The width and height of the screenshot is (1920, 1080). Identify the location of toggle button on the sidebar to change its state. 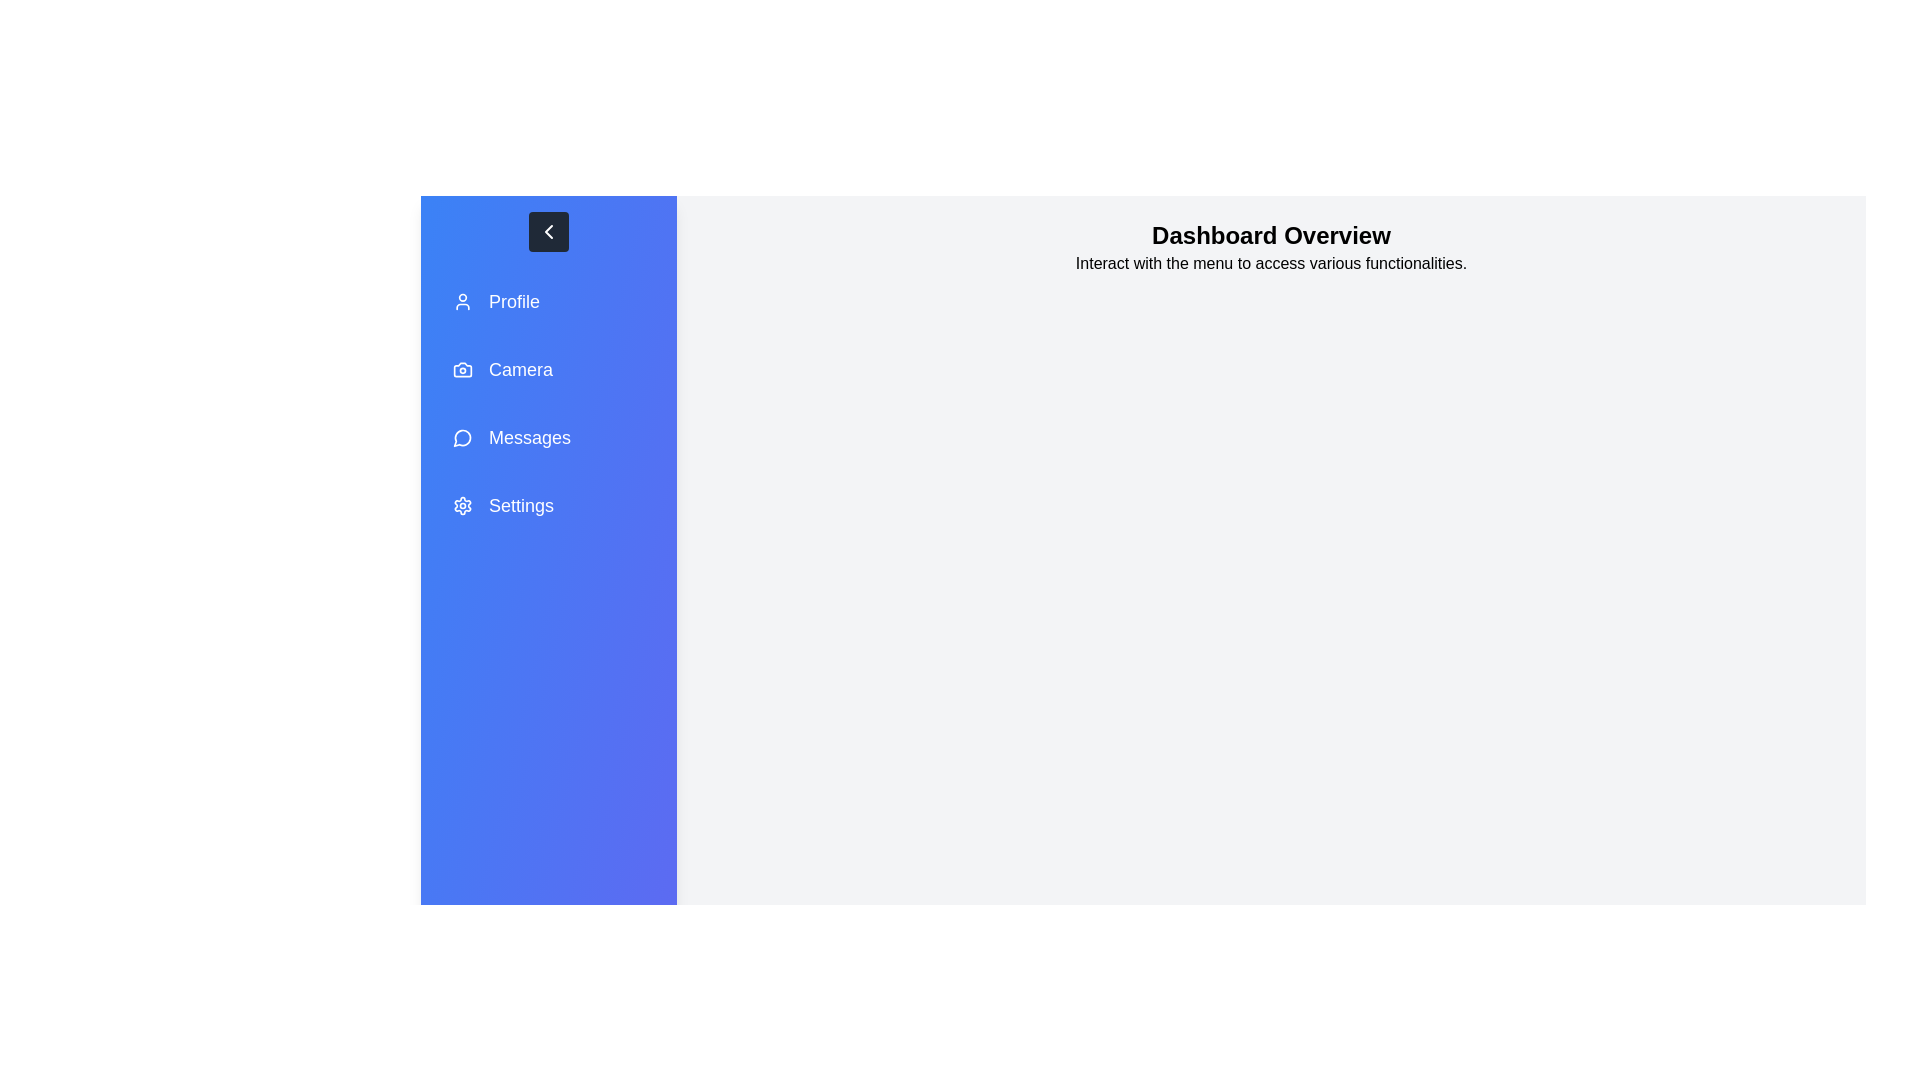
(548, 230).